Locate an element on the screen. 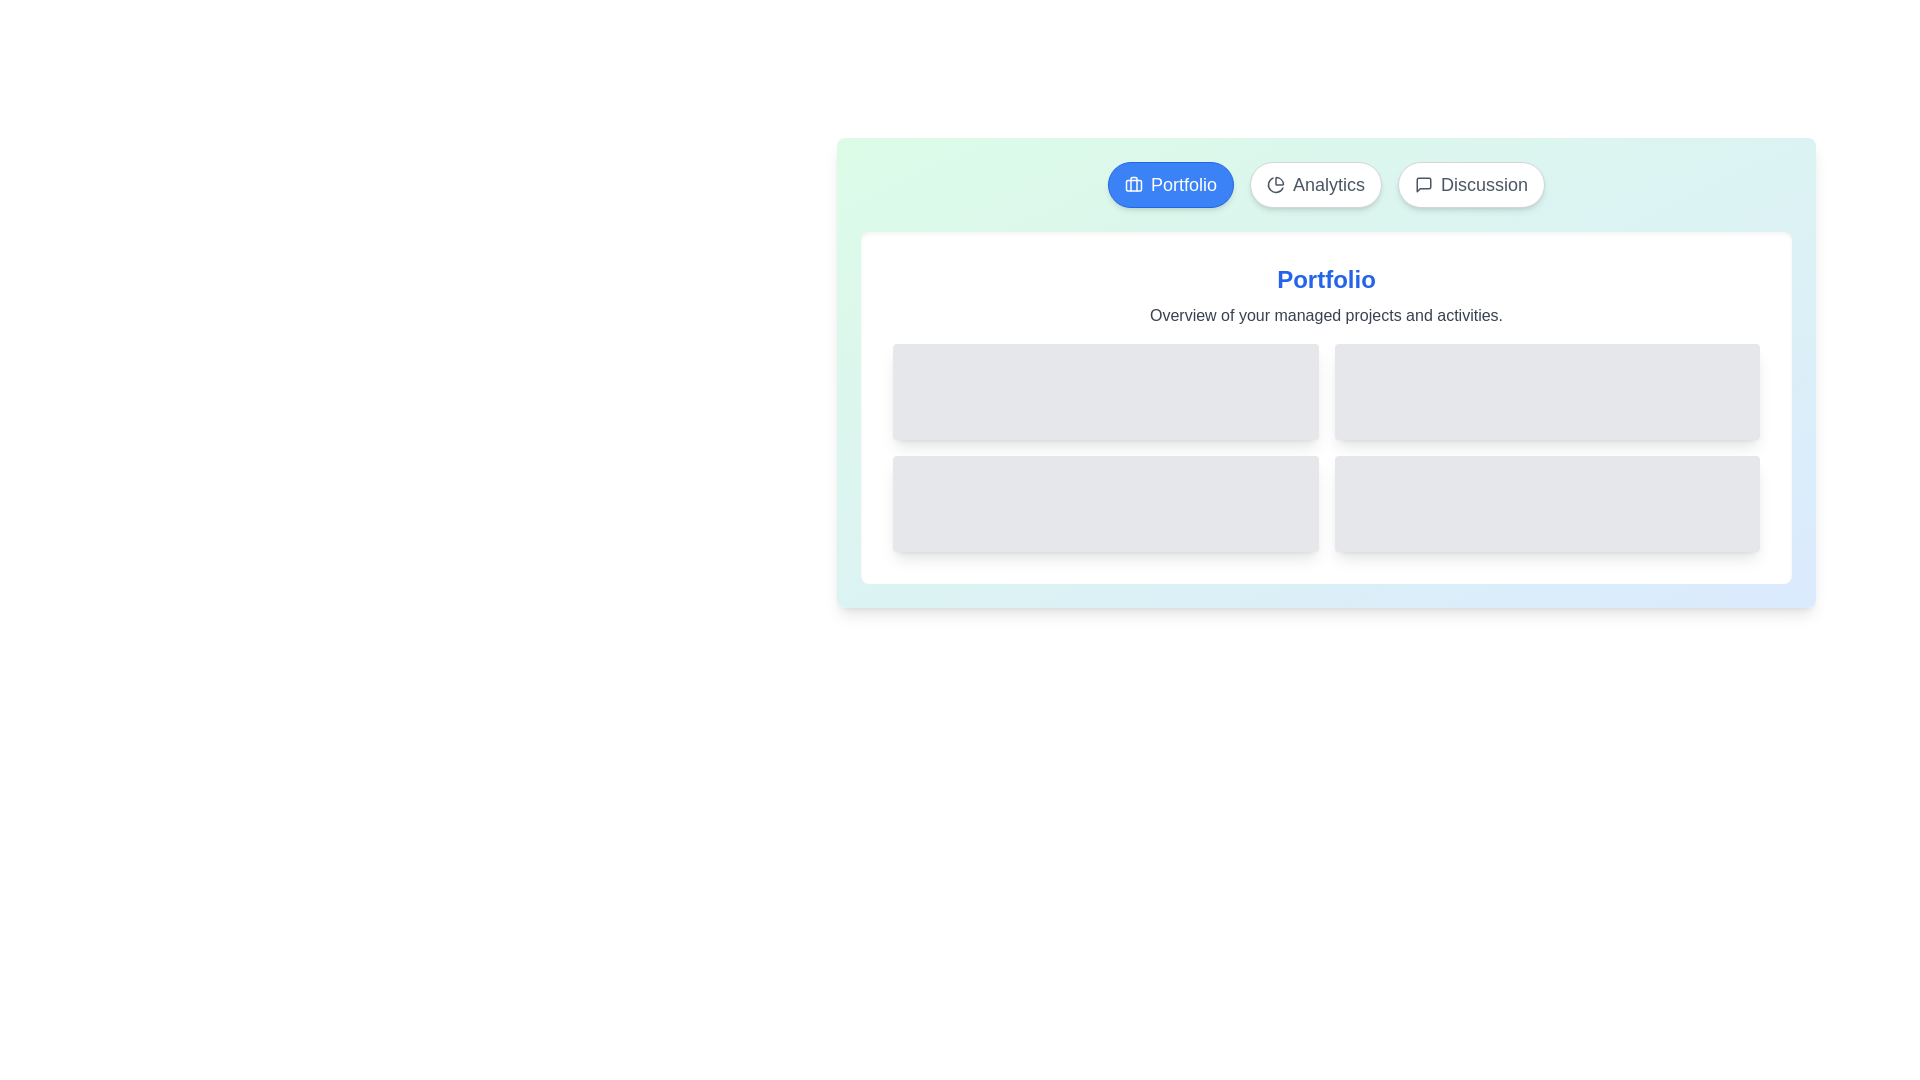  the Analytics tab to observe its hover effect is located at coordinates (1315, 185).